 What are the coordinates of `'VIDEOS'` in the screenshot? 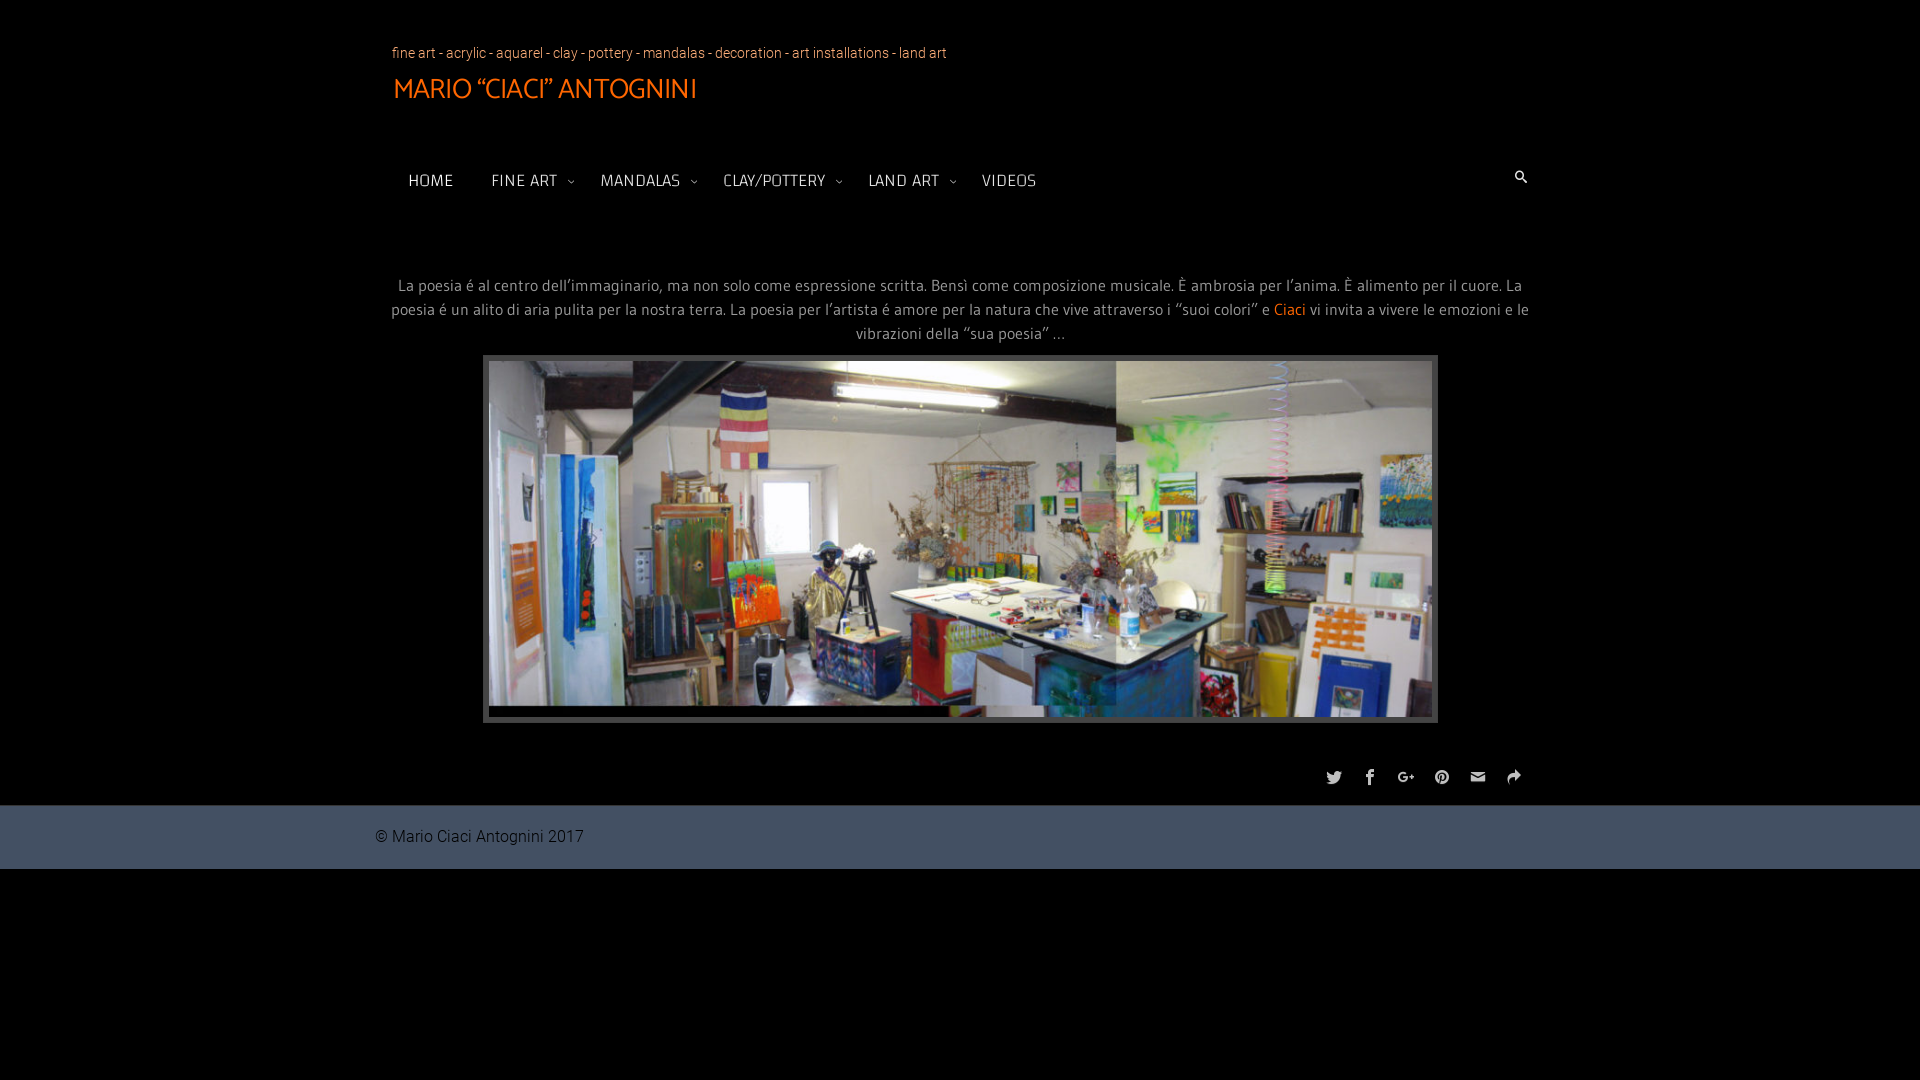 It's located at (1009, 180).